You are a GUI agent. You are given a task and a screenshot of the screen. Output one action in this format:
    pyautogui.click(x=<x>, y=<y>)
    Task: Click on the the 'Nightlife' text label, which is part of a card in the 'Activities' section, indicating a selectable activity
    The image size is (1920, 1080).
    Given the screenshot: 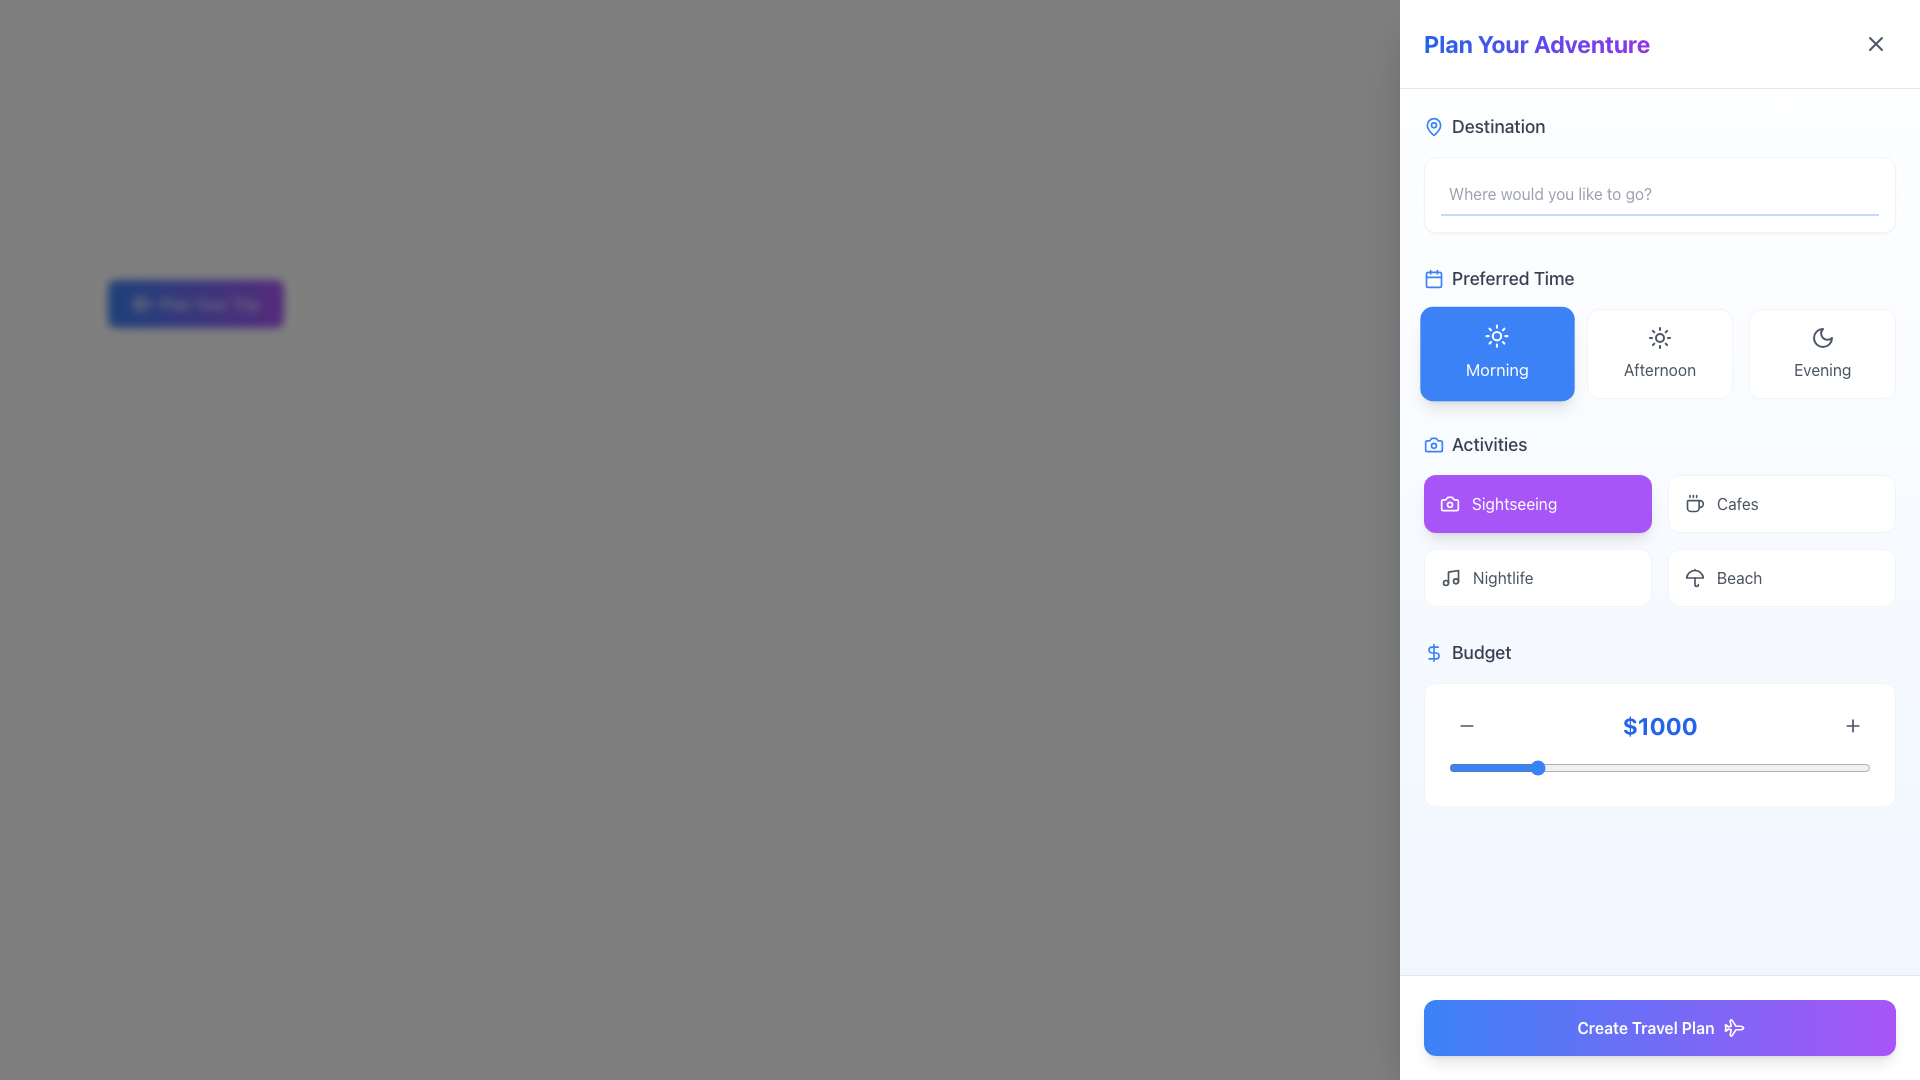 What is the action you would take?
    pyautogui.click(x=1503, y=578)
    